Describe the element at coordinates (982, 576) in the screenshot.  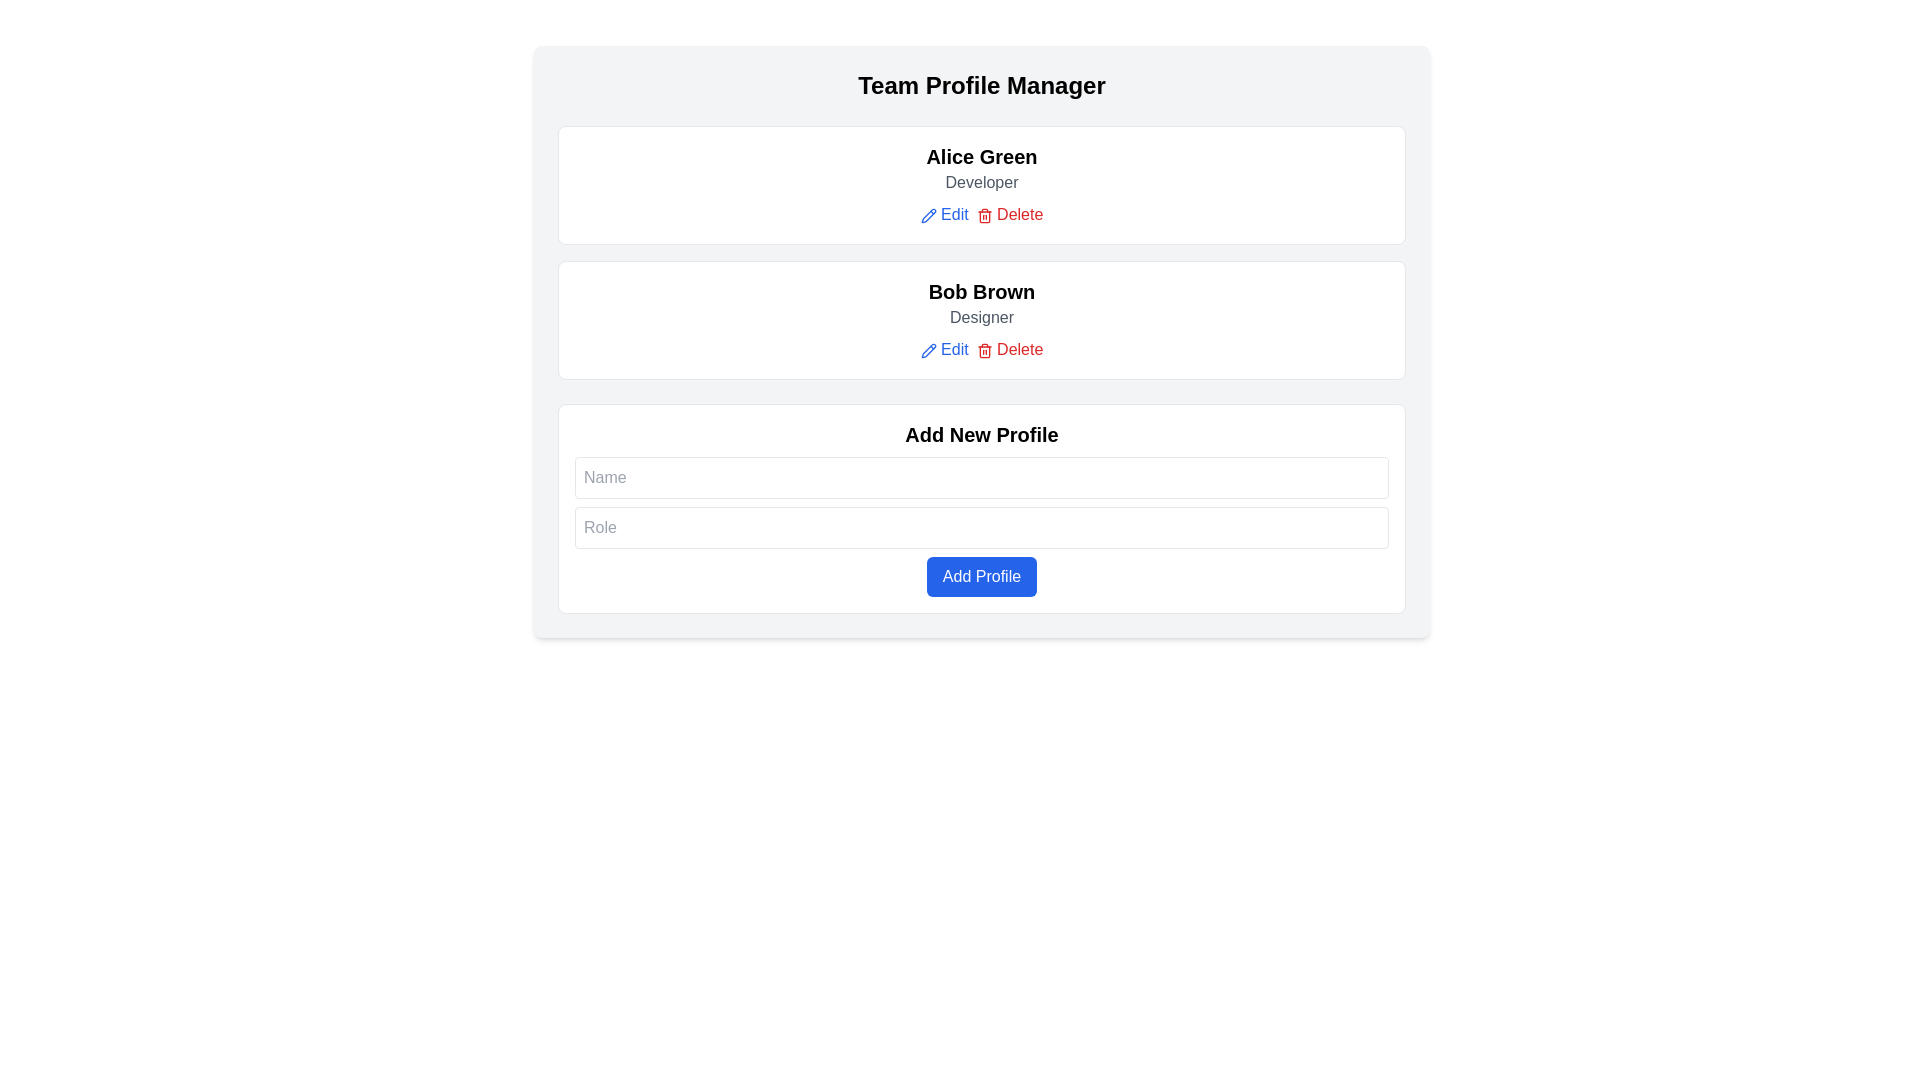
I see `the button located at the bottom of the 'Add New Profile' section to trigger visual feedback before adding a new user profile` at that location.